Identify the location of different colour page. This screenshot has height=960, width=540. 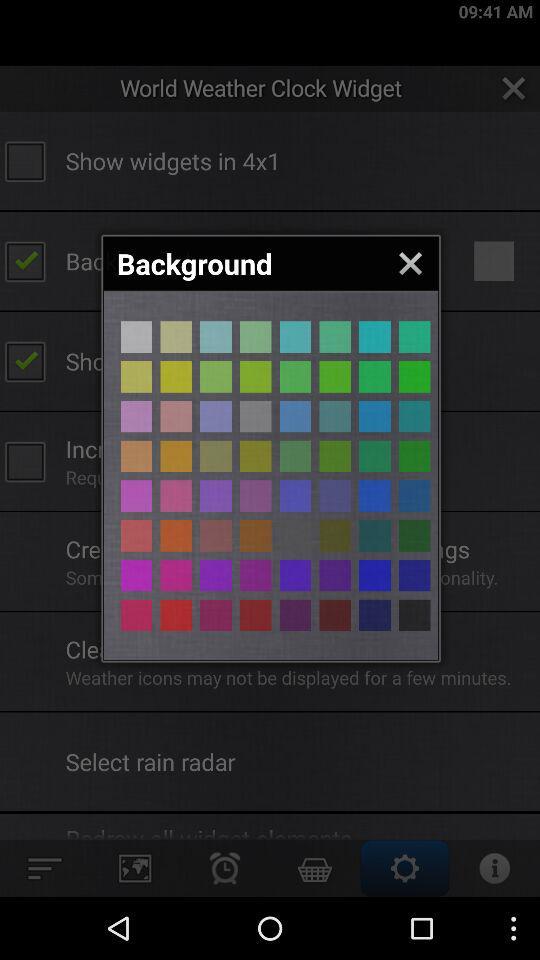
(215, 415).